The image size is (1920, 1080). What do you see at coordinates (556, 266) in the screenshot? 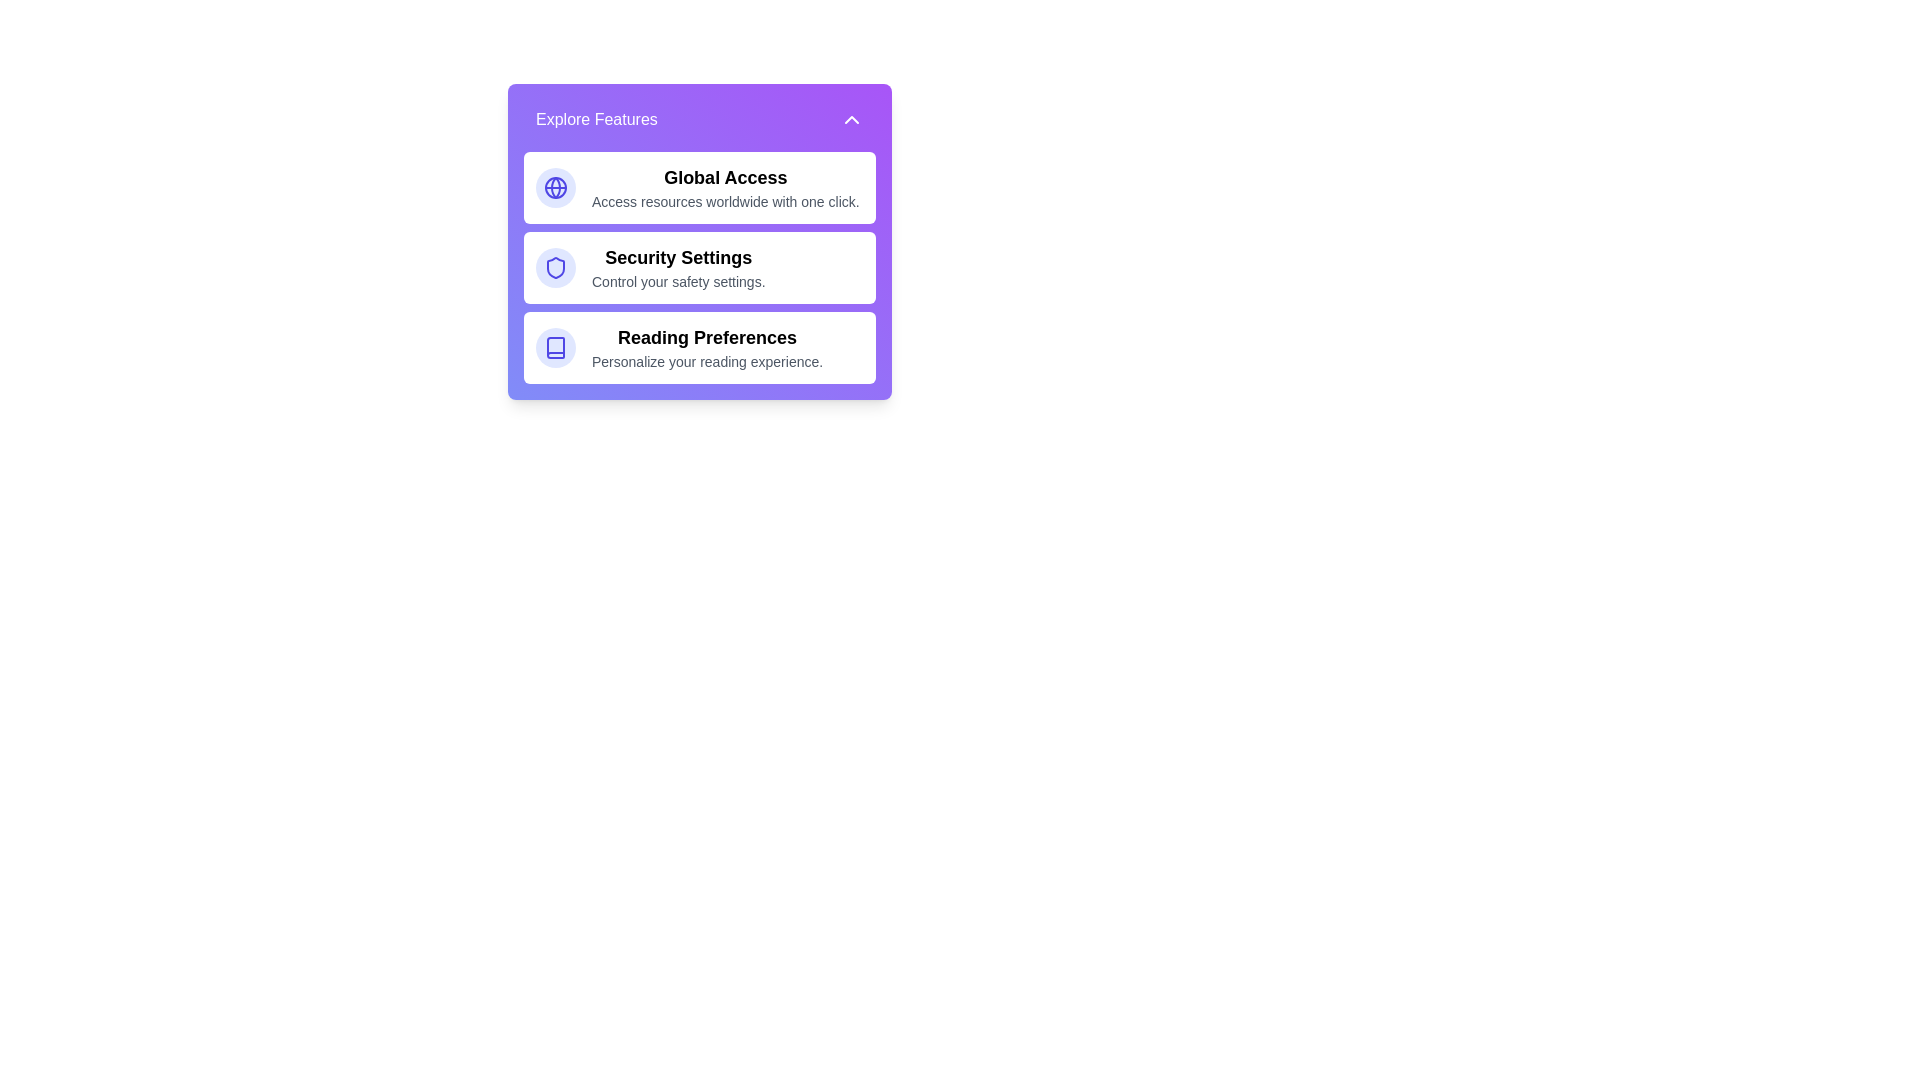
I see `the security icon located in the 'Security Settings' section of the 'Explore Features' menu panel, which visually represents the concept of security` at bounding box center [556, 266].